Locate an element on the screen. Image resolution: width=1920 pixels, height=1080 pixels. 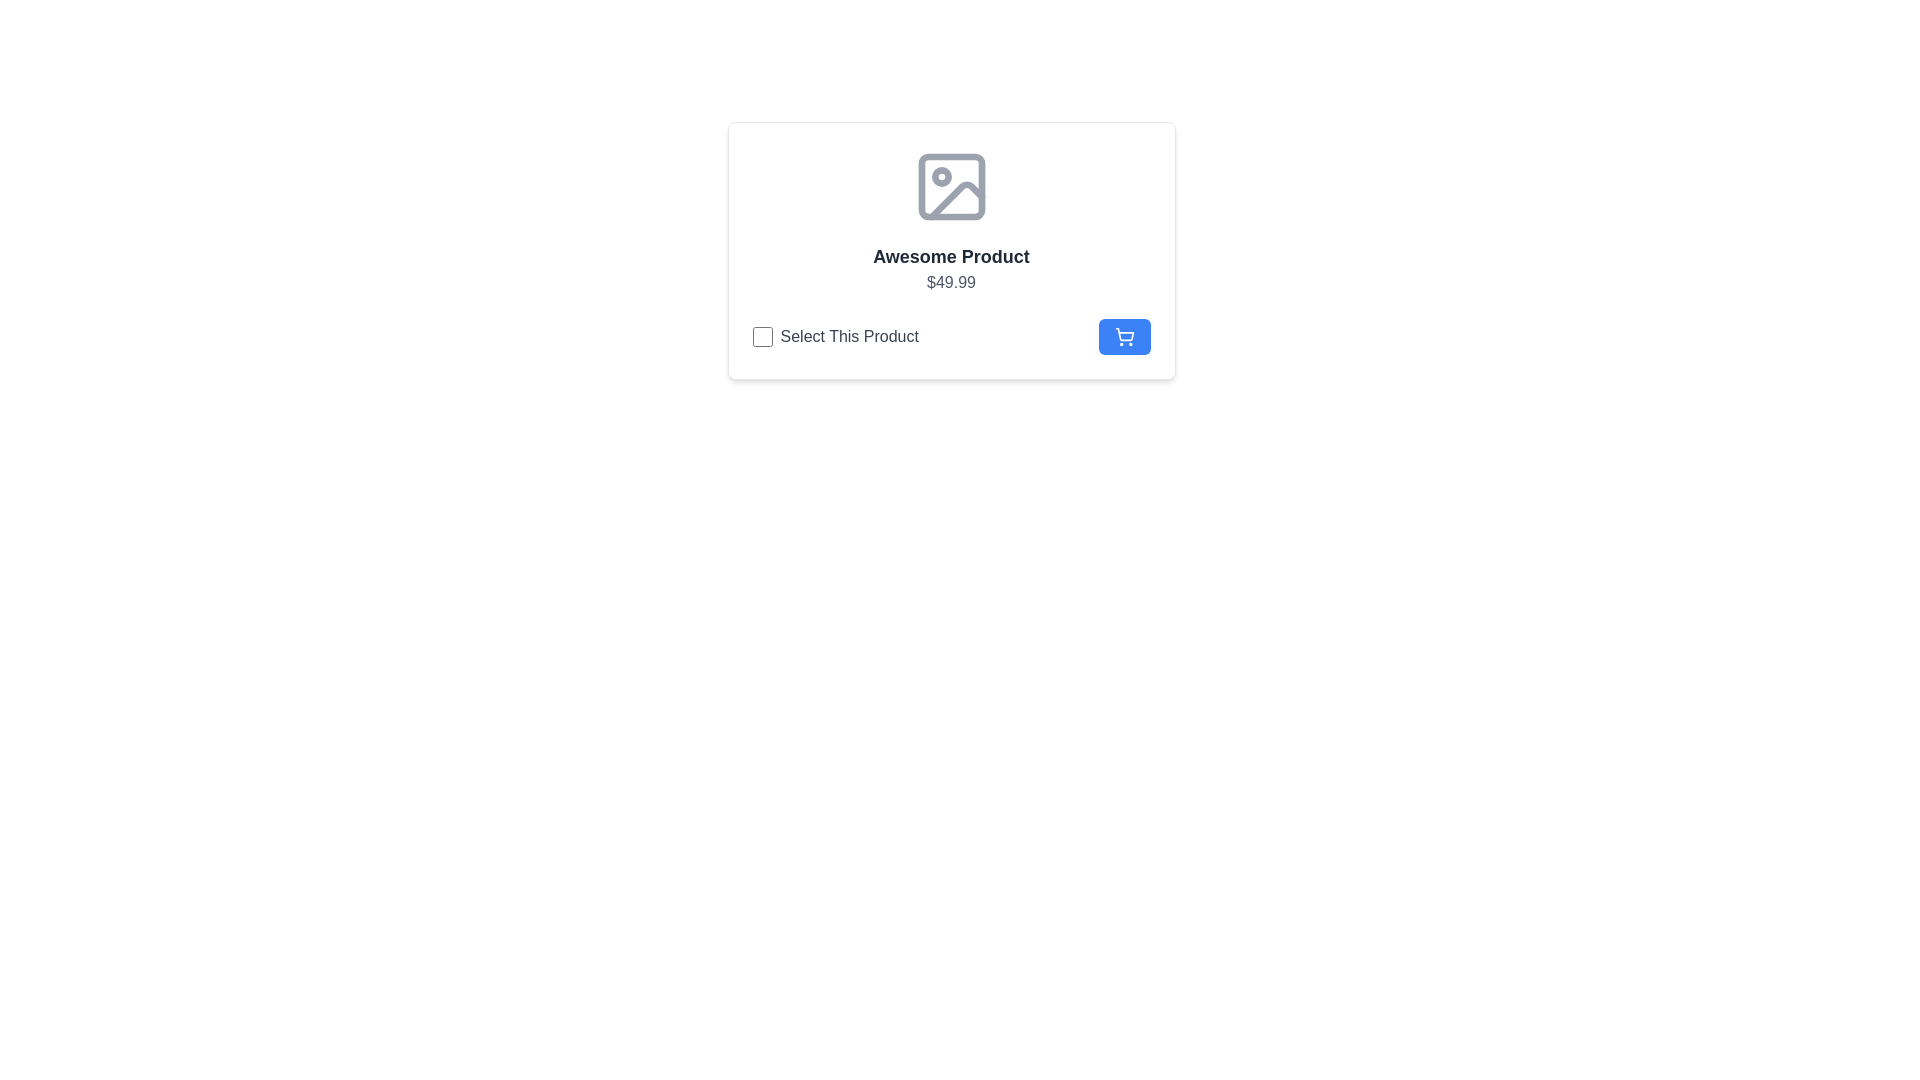
the shopping cart icon inside the blue circular button located at the bottom-right corner of the card interface is located at coordinates (1124, 335).